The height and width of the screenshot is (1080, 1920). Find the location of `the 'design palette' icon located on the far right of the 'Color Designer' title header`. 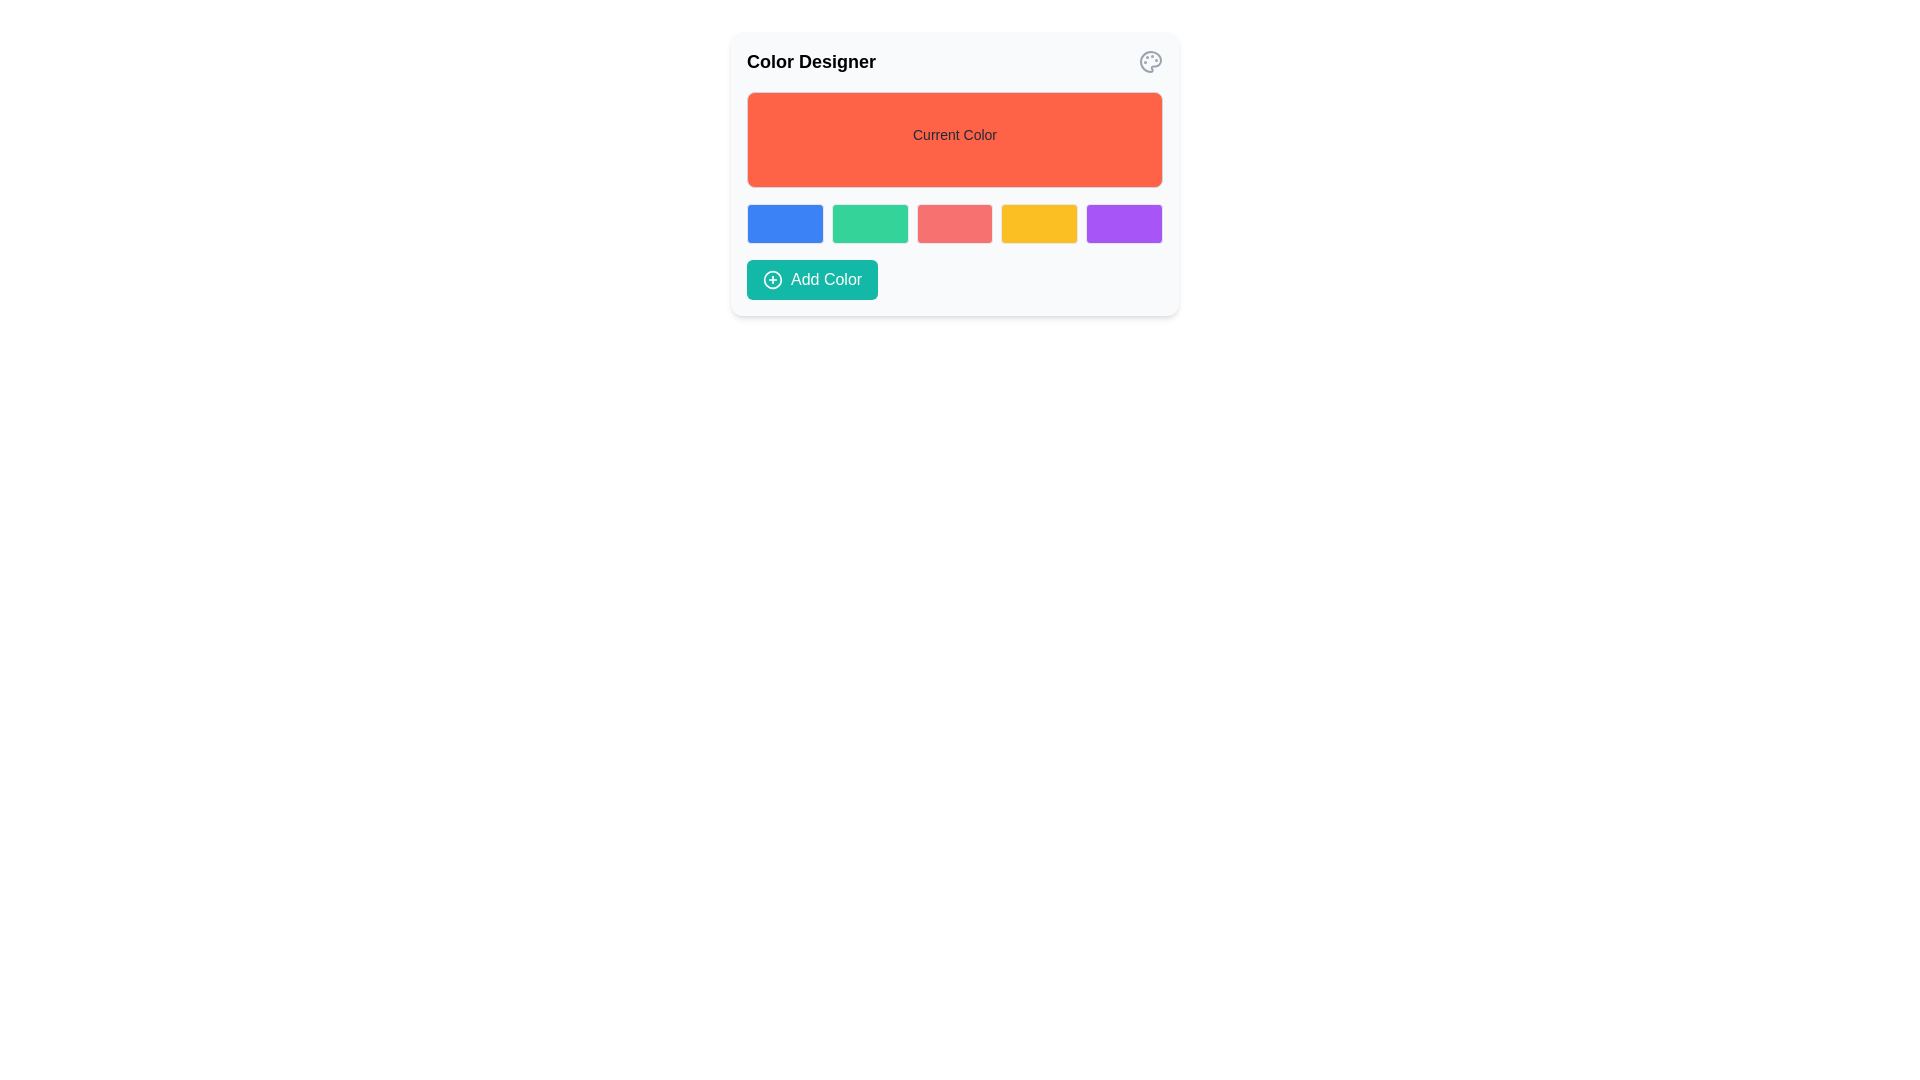

the 'design palette' icon located on the far right of the 'Color Designer' title header is located at coordinates (1151, 60).